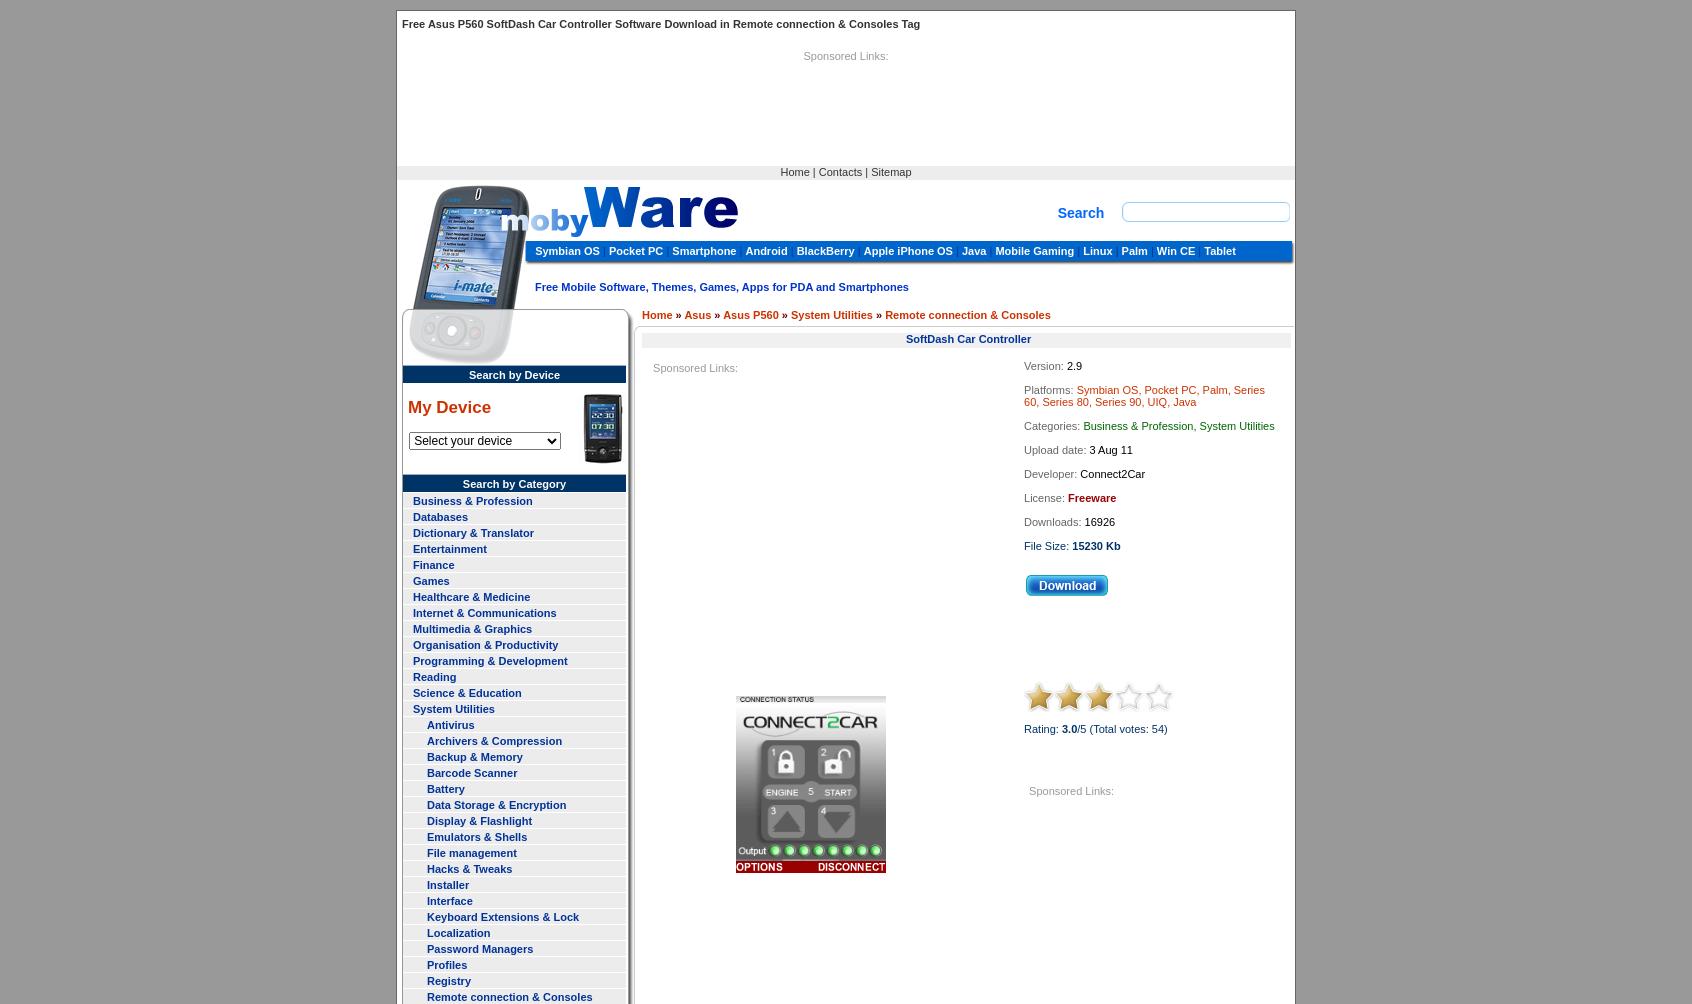 This screenshot has width=1692, height=1004. Describe the element at coordinates (413, 690) in the screenshot. I see `'Science & Education'` at that location.